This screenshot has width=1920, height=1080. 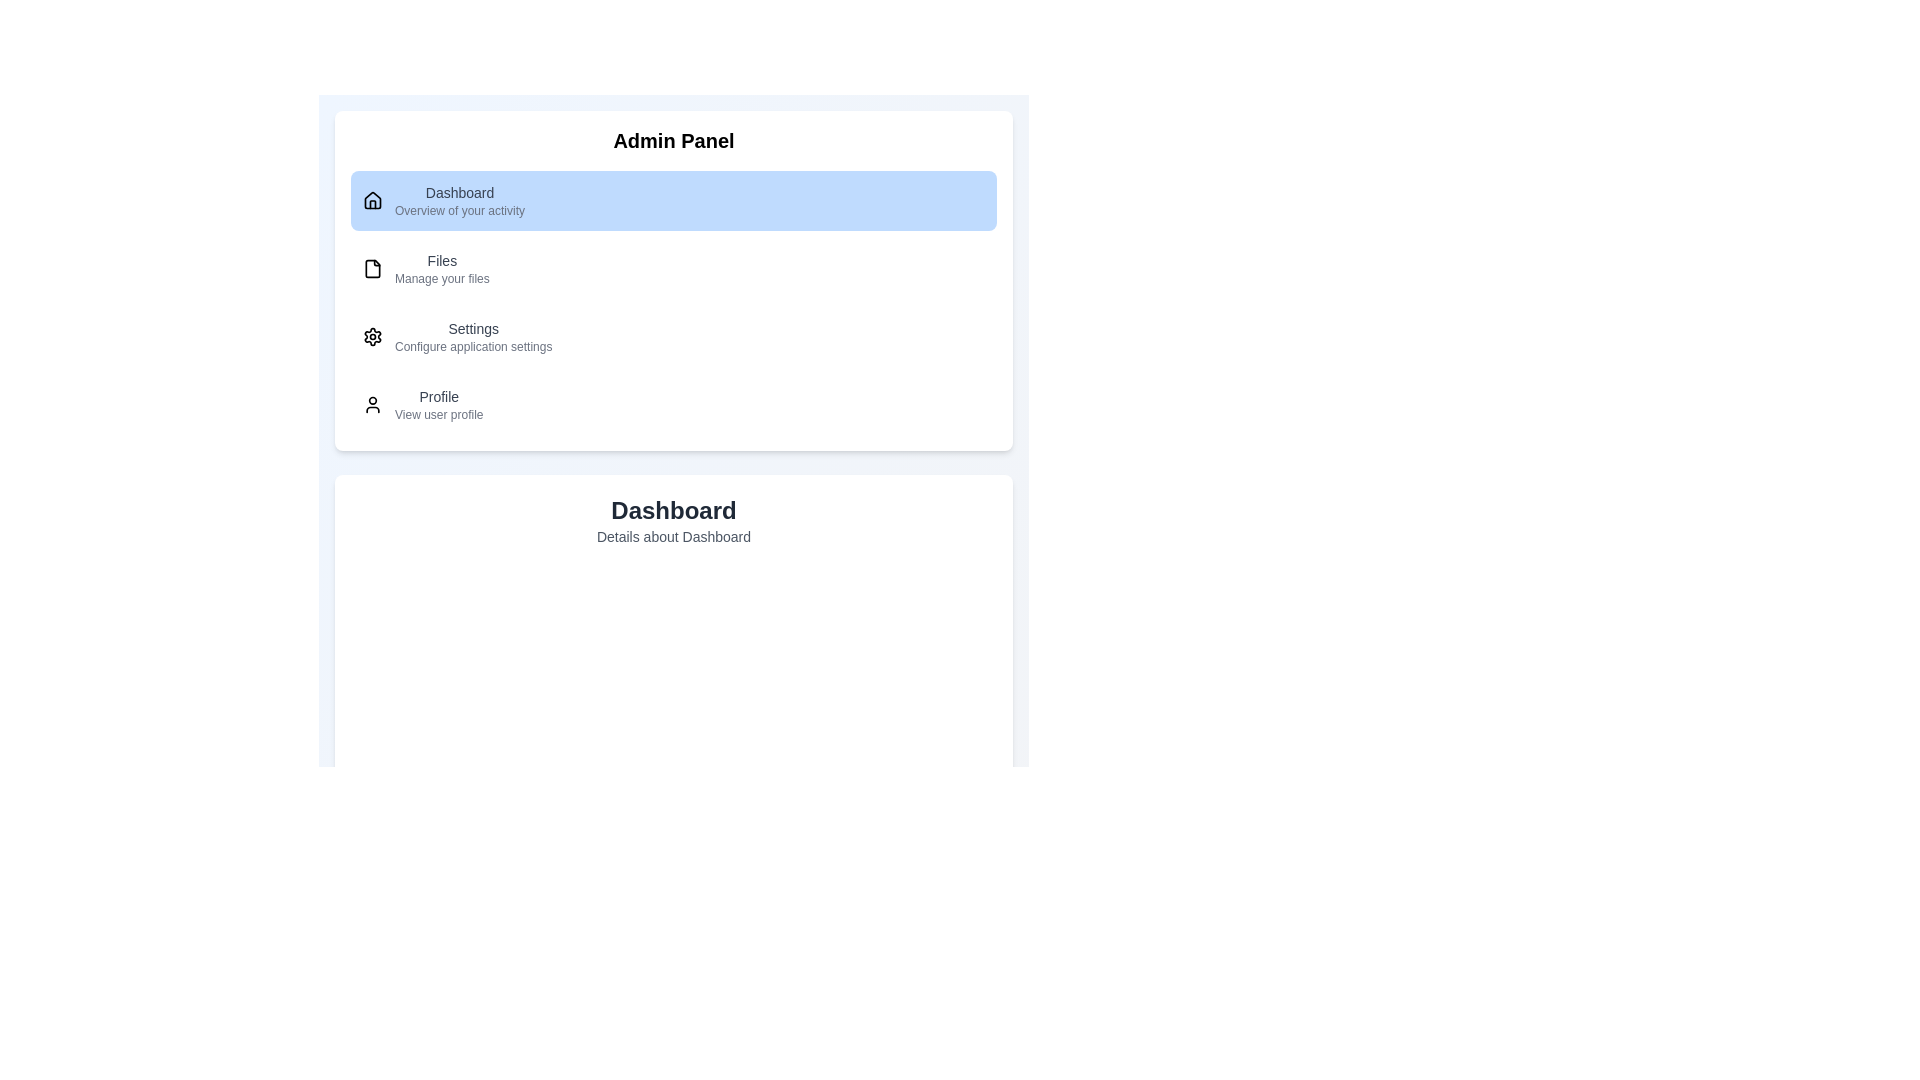 I want to click on the description of the menu item Files, so click(x=441, y=268).